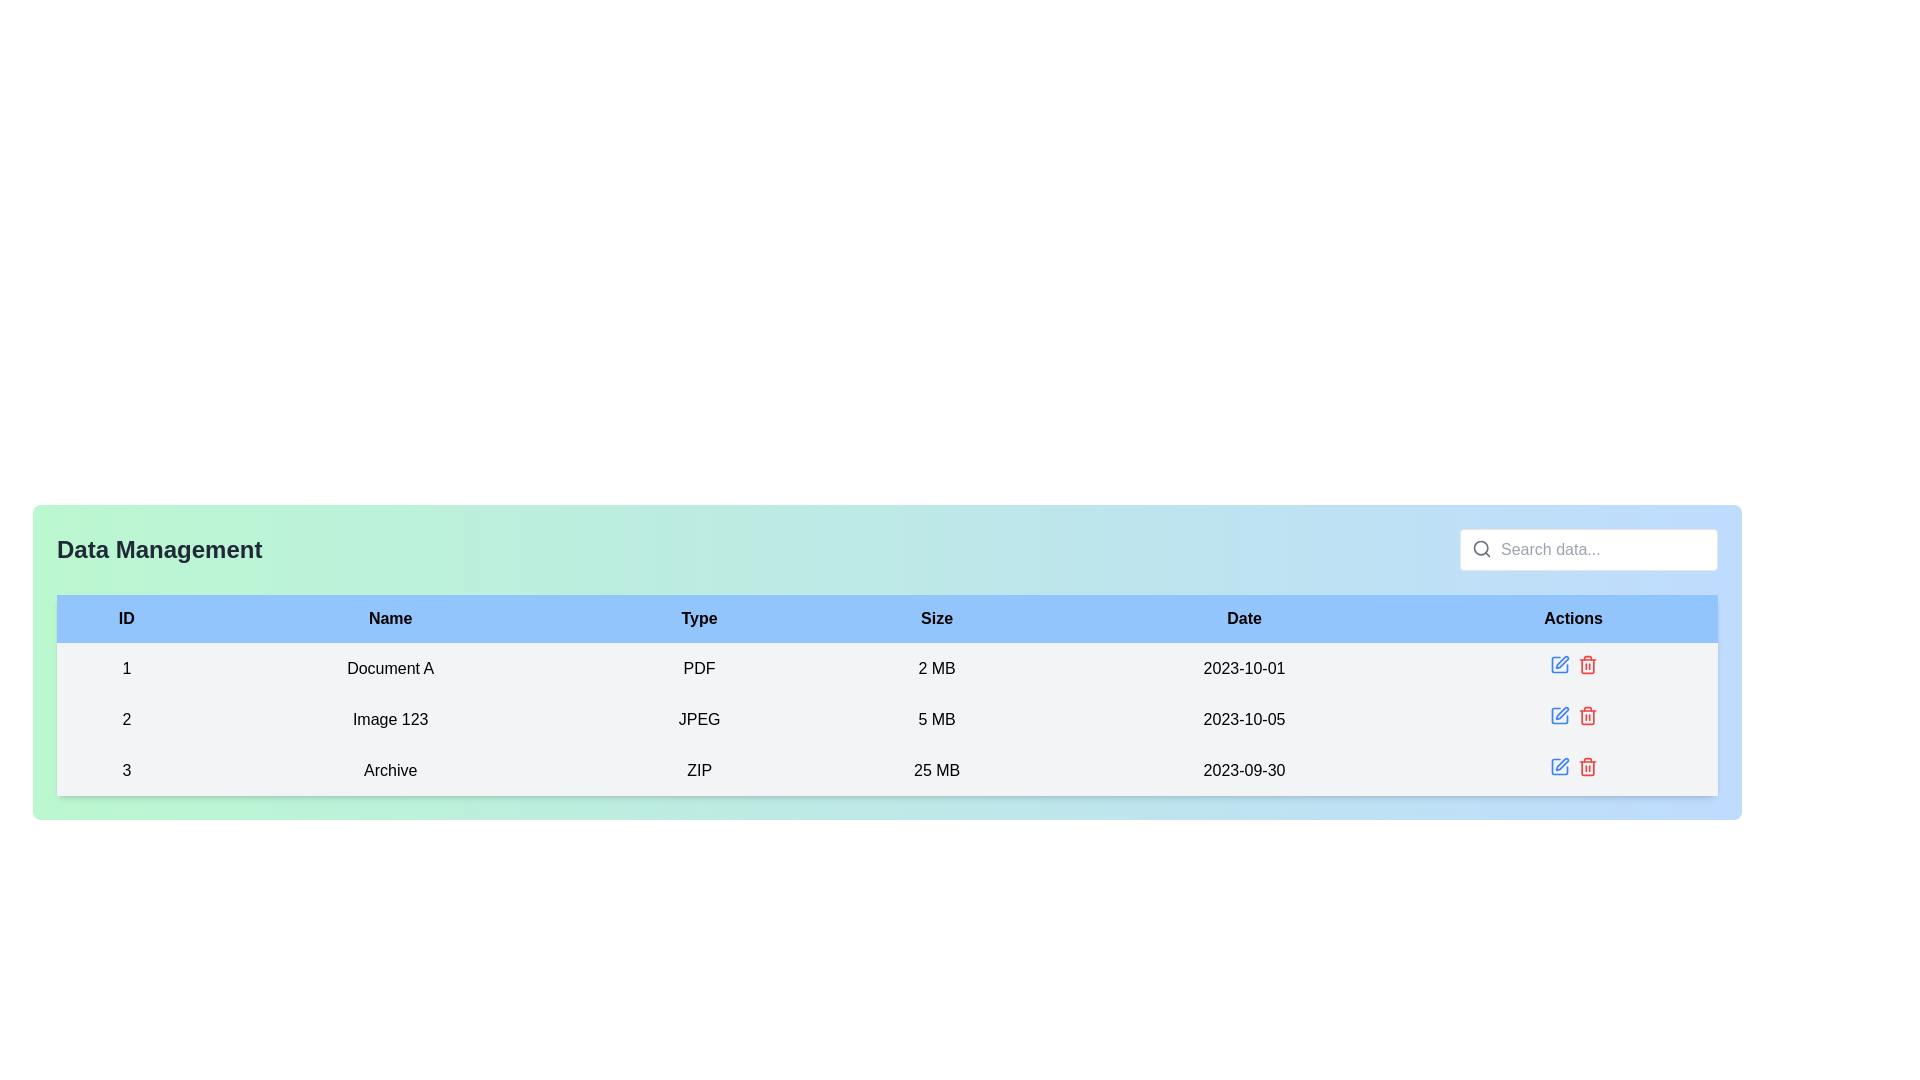  I want to click on number '2' located in the light gray rectangular cell of the table, which is positioned in the second row and first column, so click(125, 718).